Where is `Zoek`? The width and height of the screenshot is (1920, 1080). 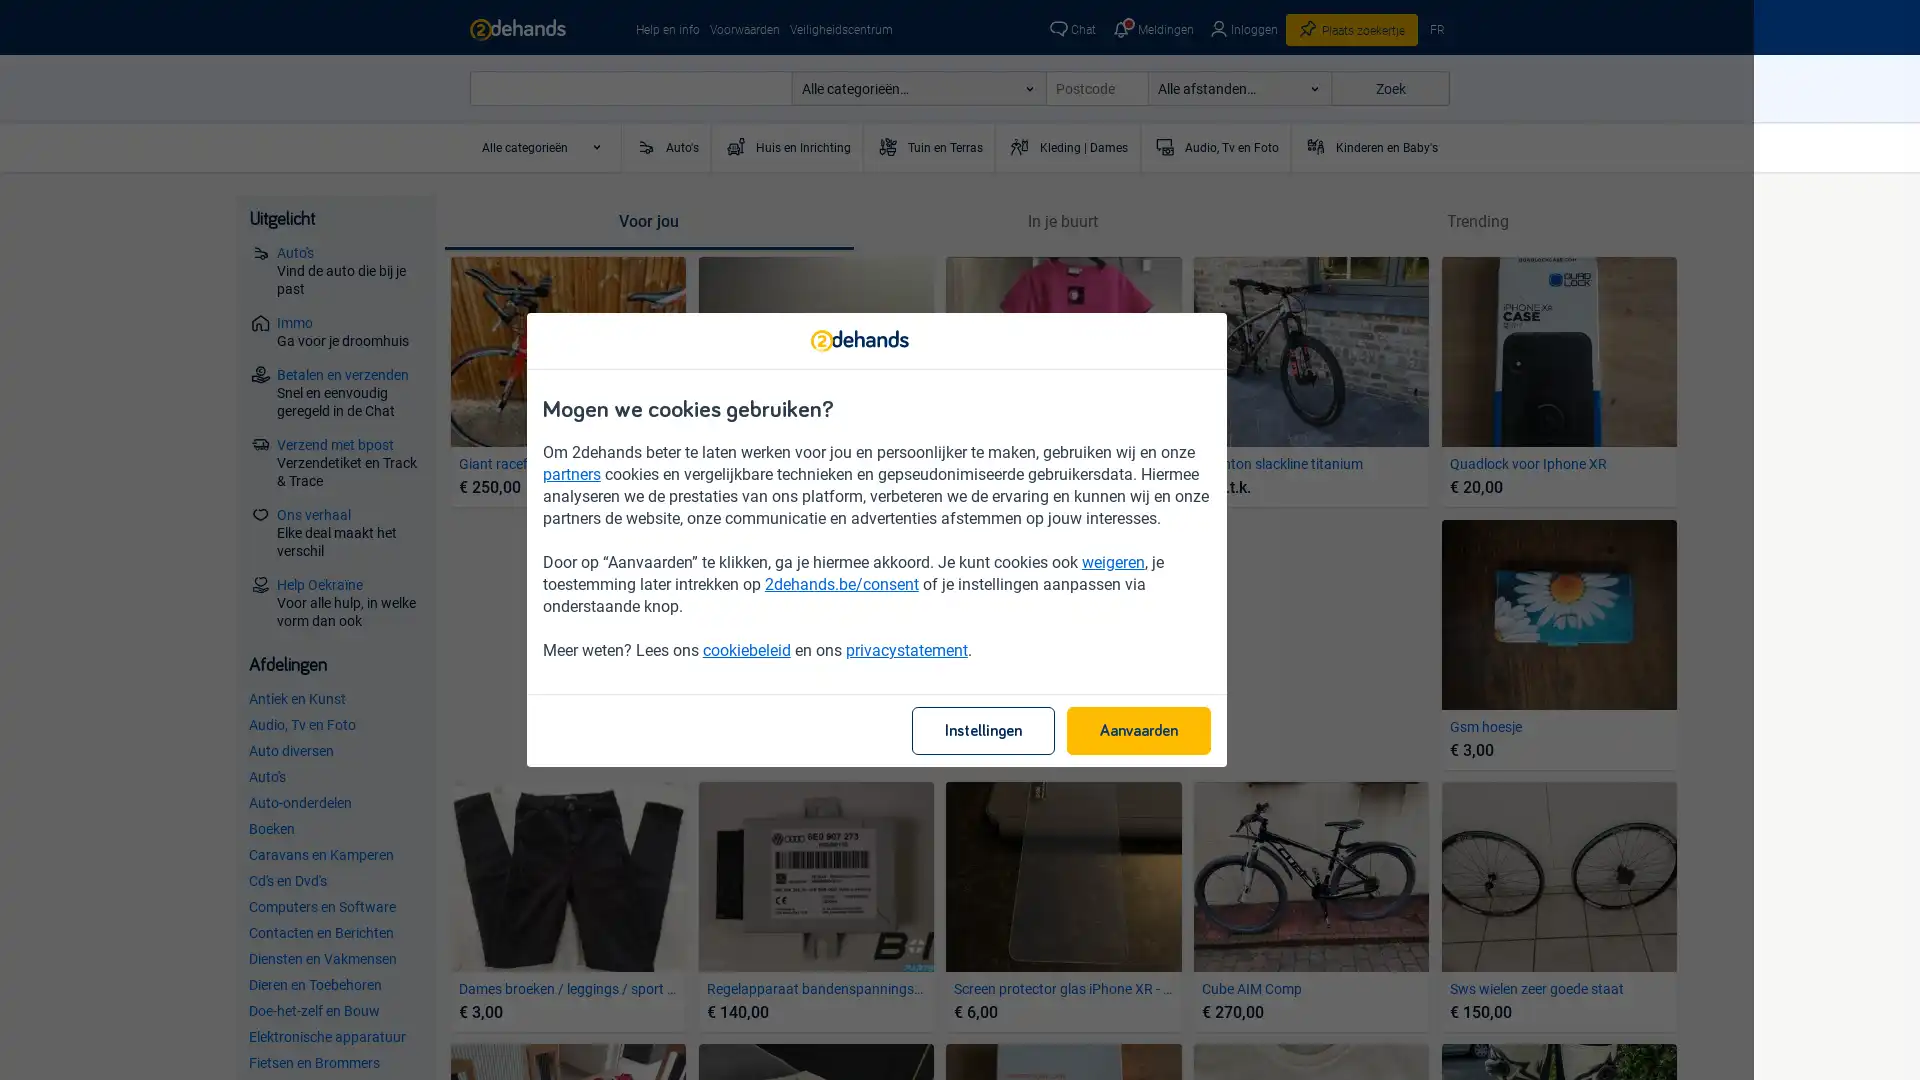
Zoek is located at coordinates (1389, 87).